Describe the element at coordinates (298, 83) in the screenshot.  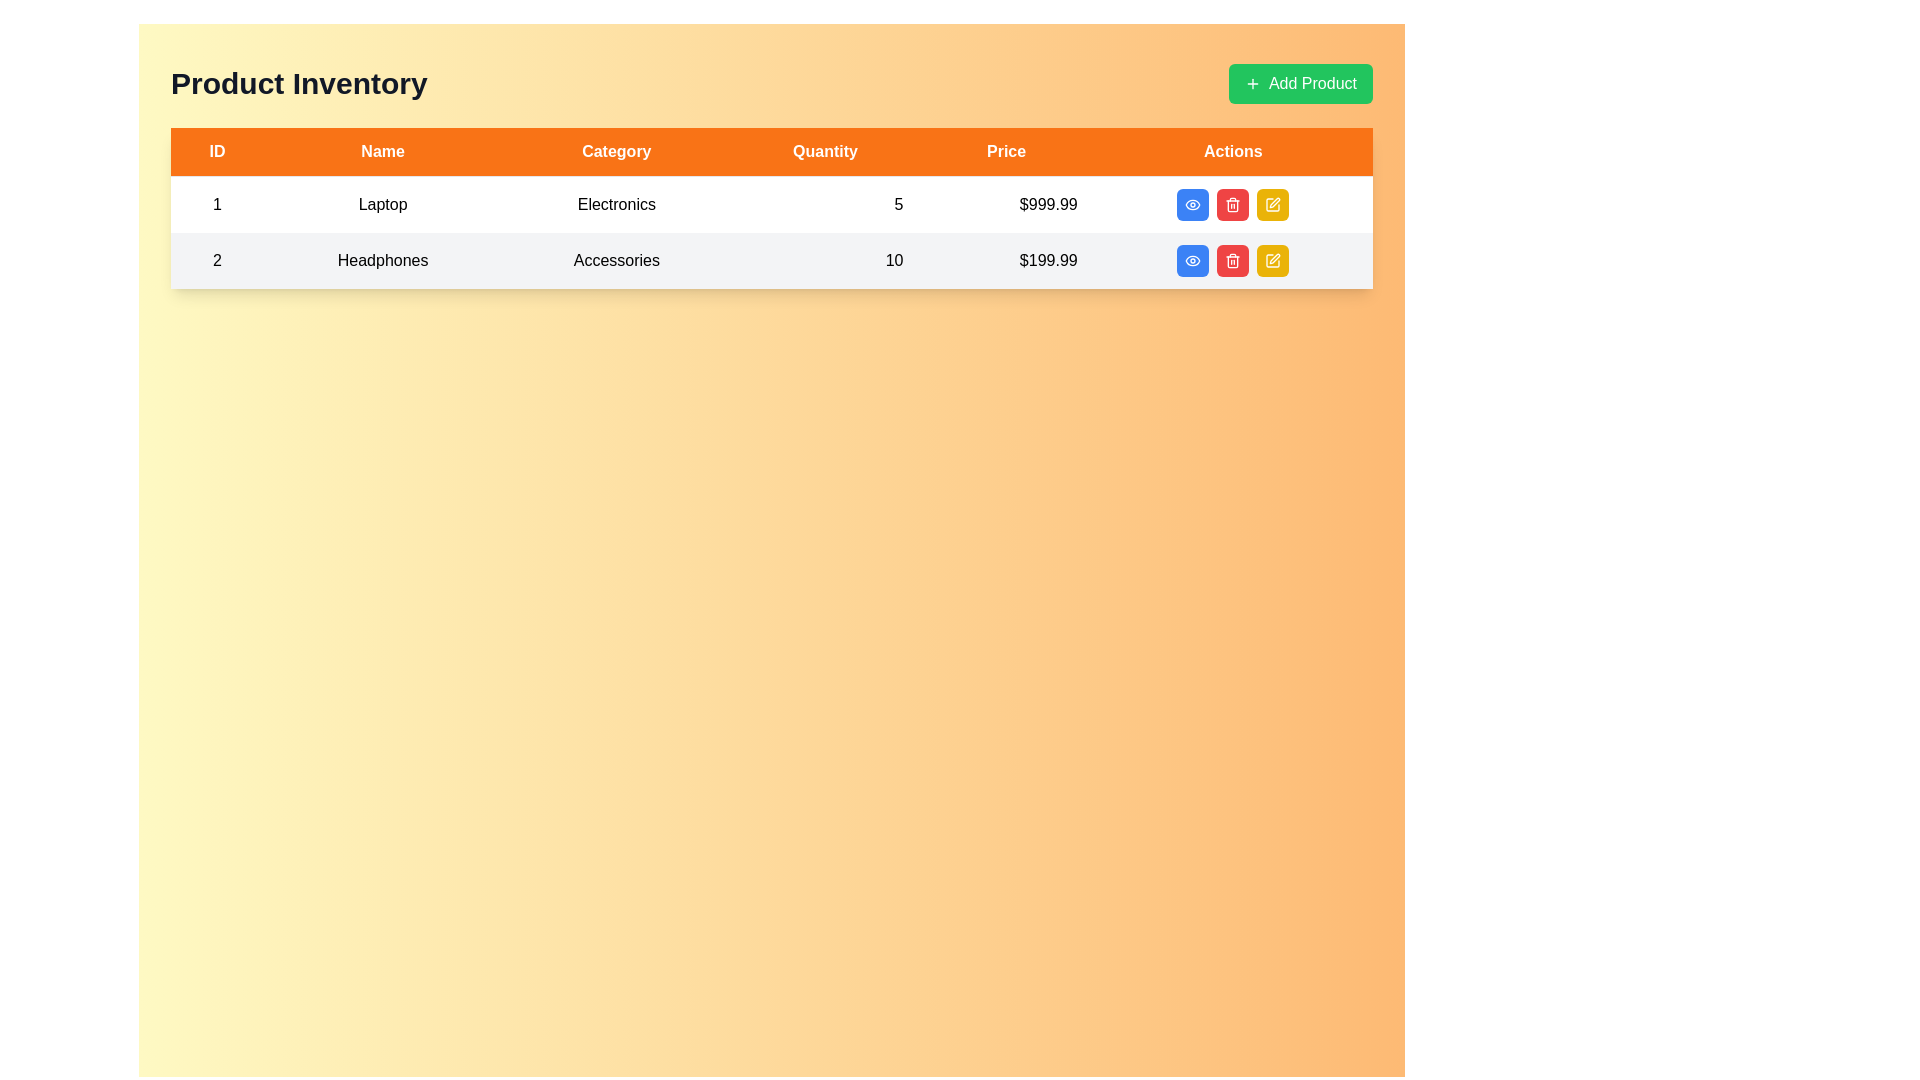
I see `the header text indicating the purpose of the page for managing product inventory, located at the top-left section of the interface` at that location.